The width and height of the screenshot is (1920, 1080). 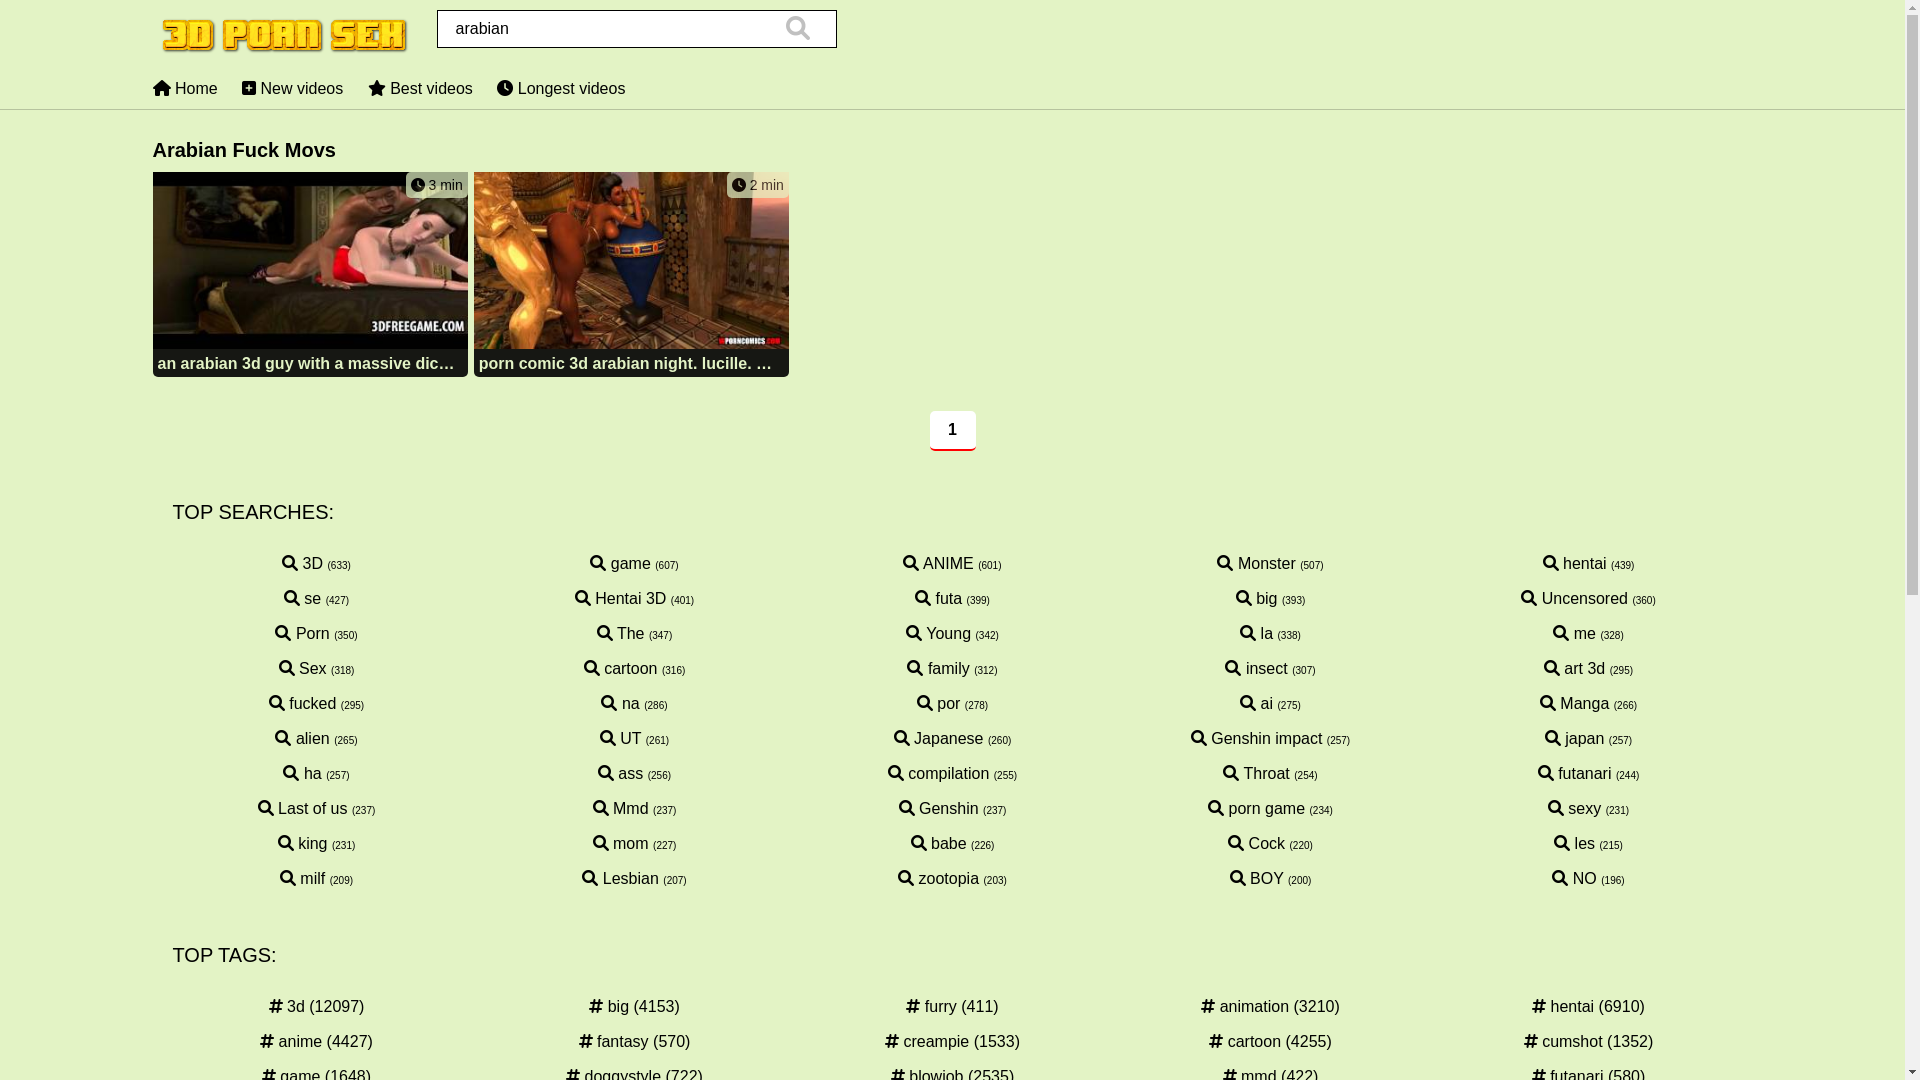 I want to click on 'Genshin impact', so click(x=1256, y=738).